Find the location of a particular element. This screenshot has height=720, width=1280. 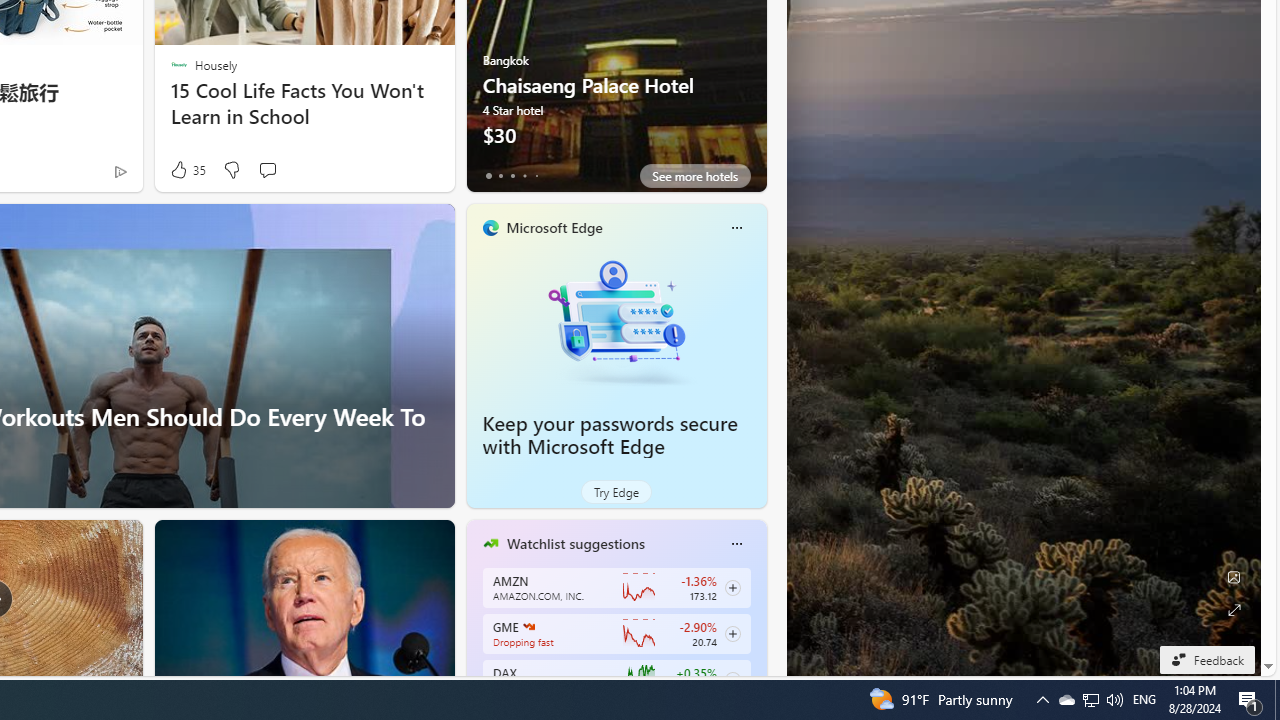

'tab-4' is located at coordinates (536, 175).